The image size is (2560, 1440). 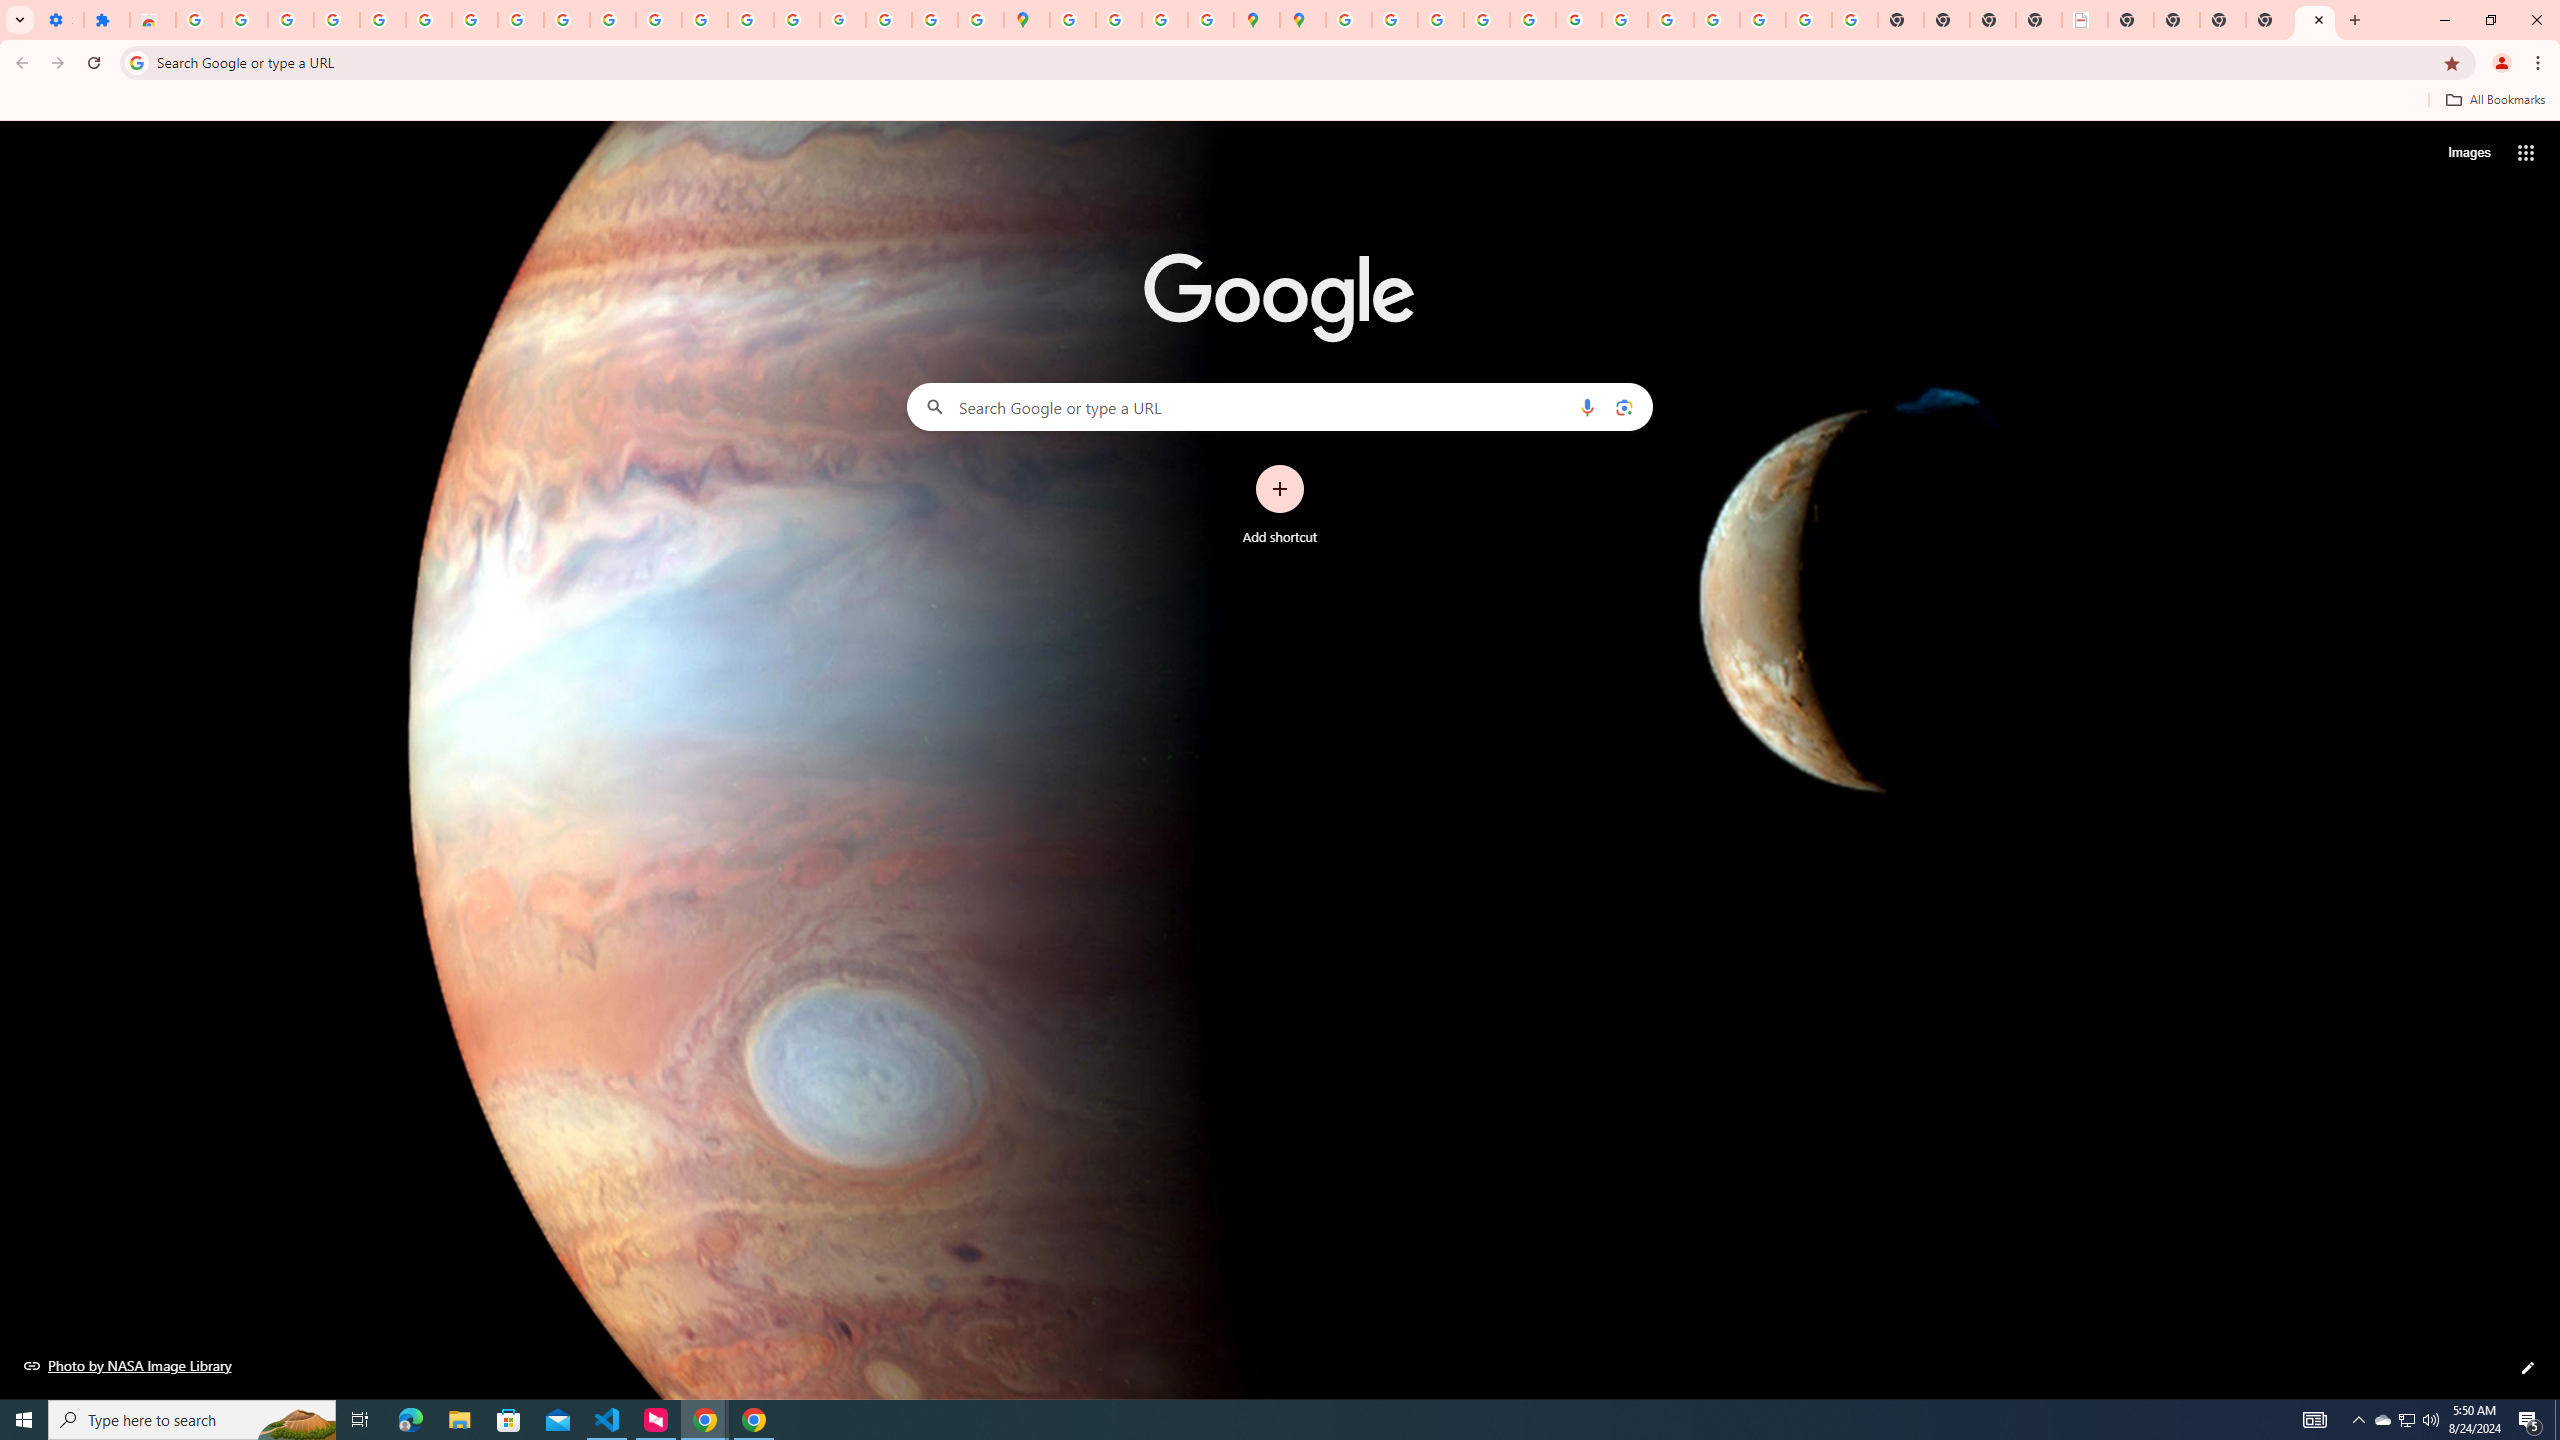 What do you see at coordinates (1485, 19) in the screenshot?
I see `'Privacy Help Center - Policies Help'` at bounding box center [1485, 19].